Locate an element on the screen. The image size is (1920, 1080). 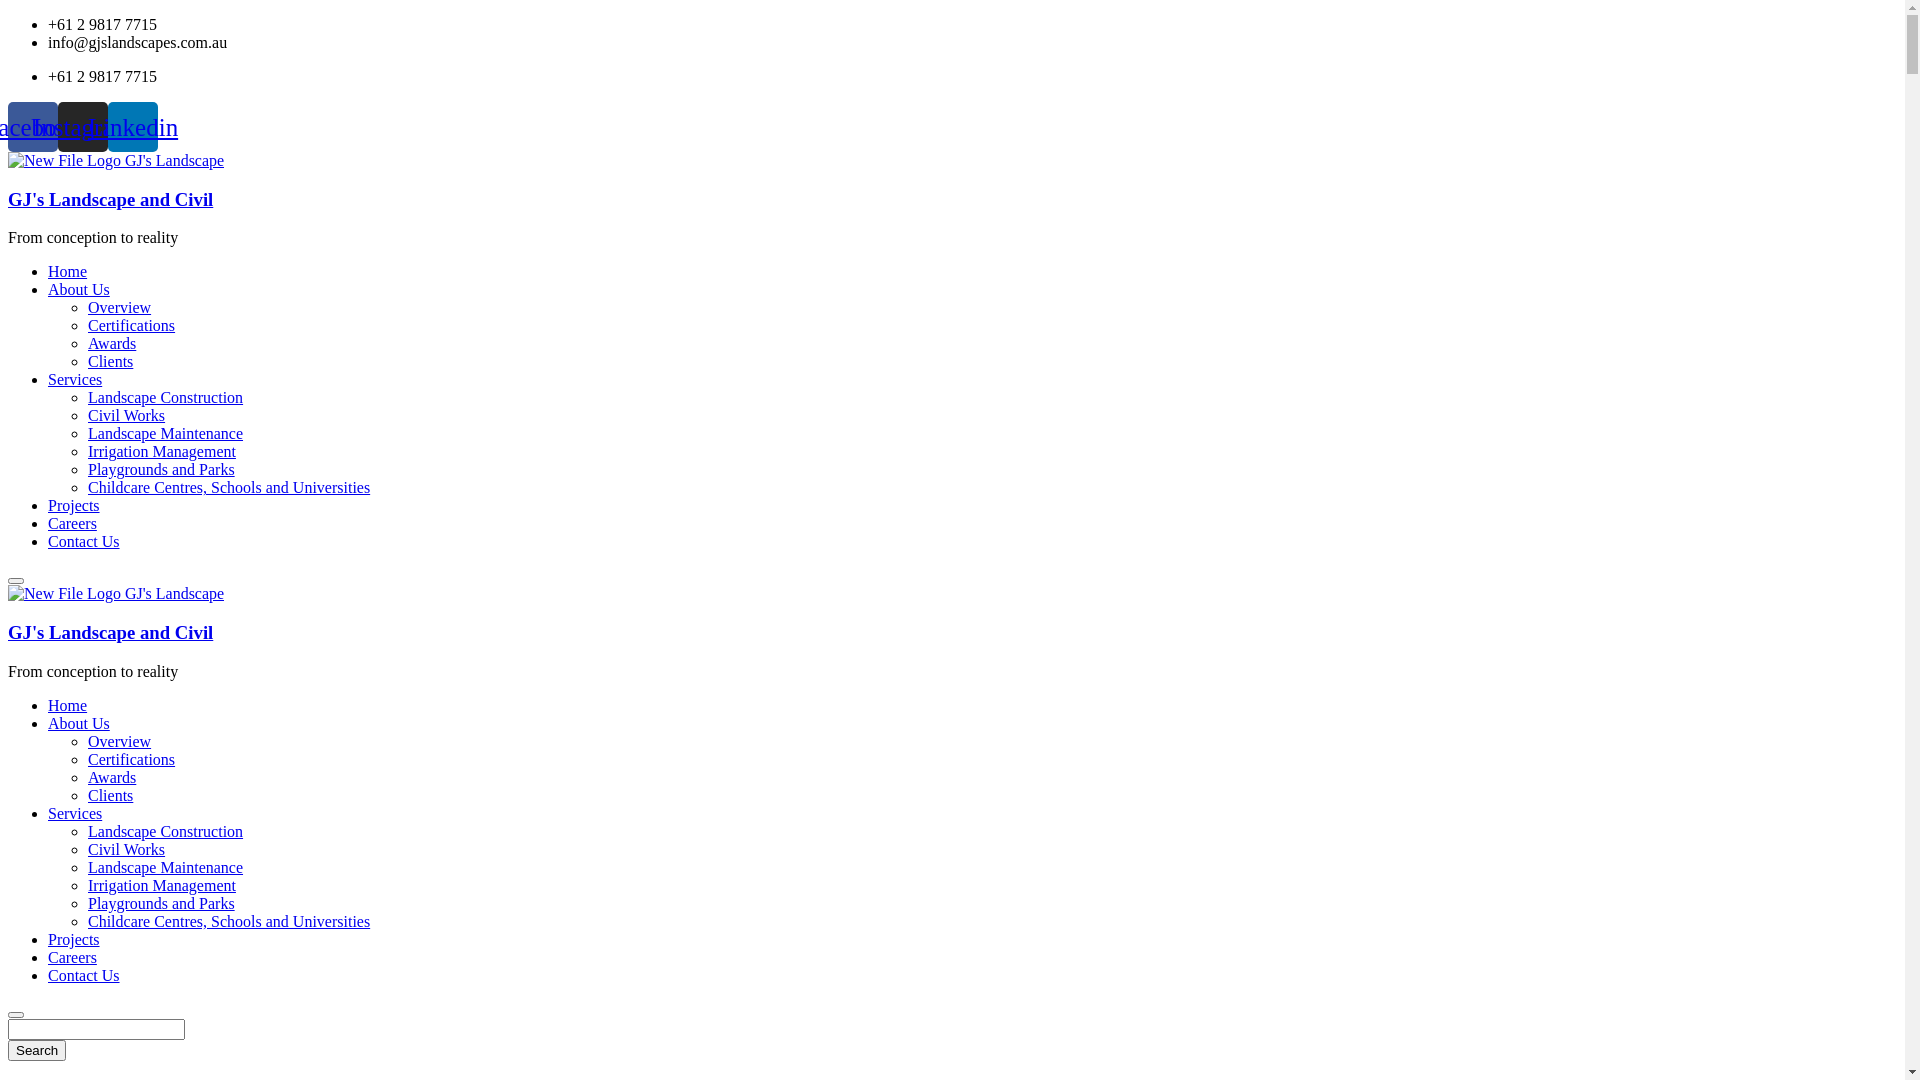
'Awards' is located at coordinates (110, 776).